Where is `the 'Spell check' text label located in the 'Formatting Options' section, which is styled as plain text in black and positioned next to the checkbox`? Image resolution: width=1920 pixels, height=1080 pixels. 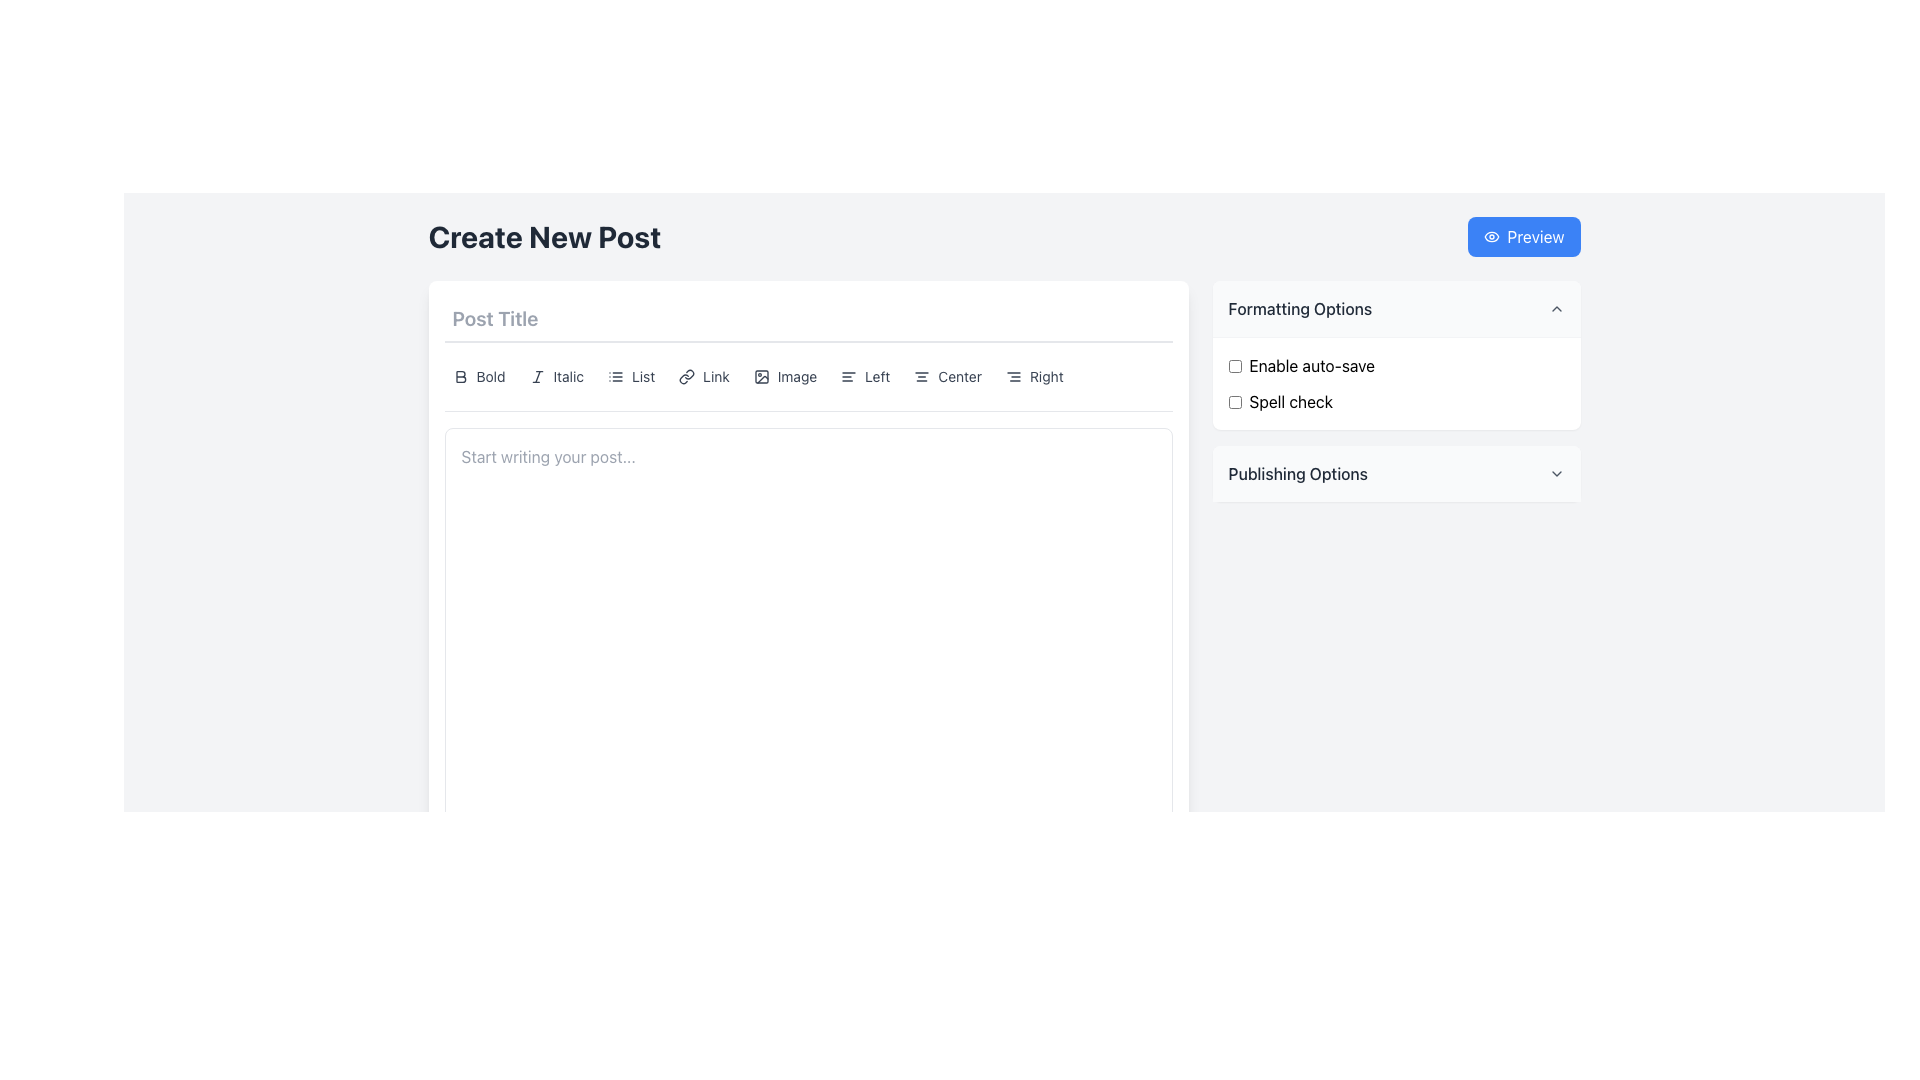
the 'Spell check' text label located in the 'Formatting Options' section, which is styled as plain text in black and positioned next to the checkbox is located at coordinates (1291, 401).